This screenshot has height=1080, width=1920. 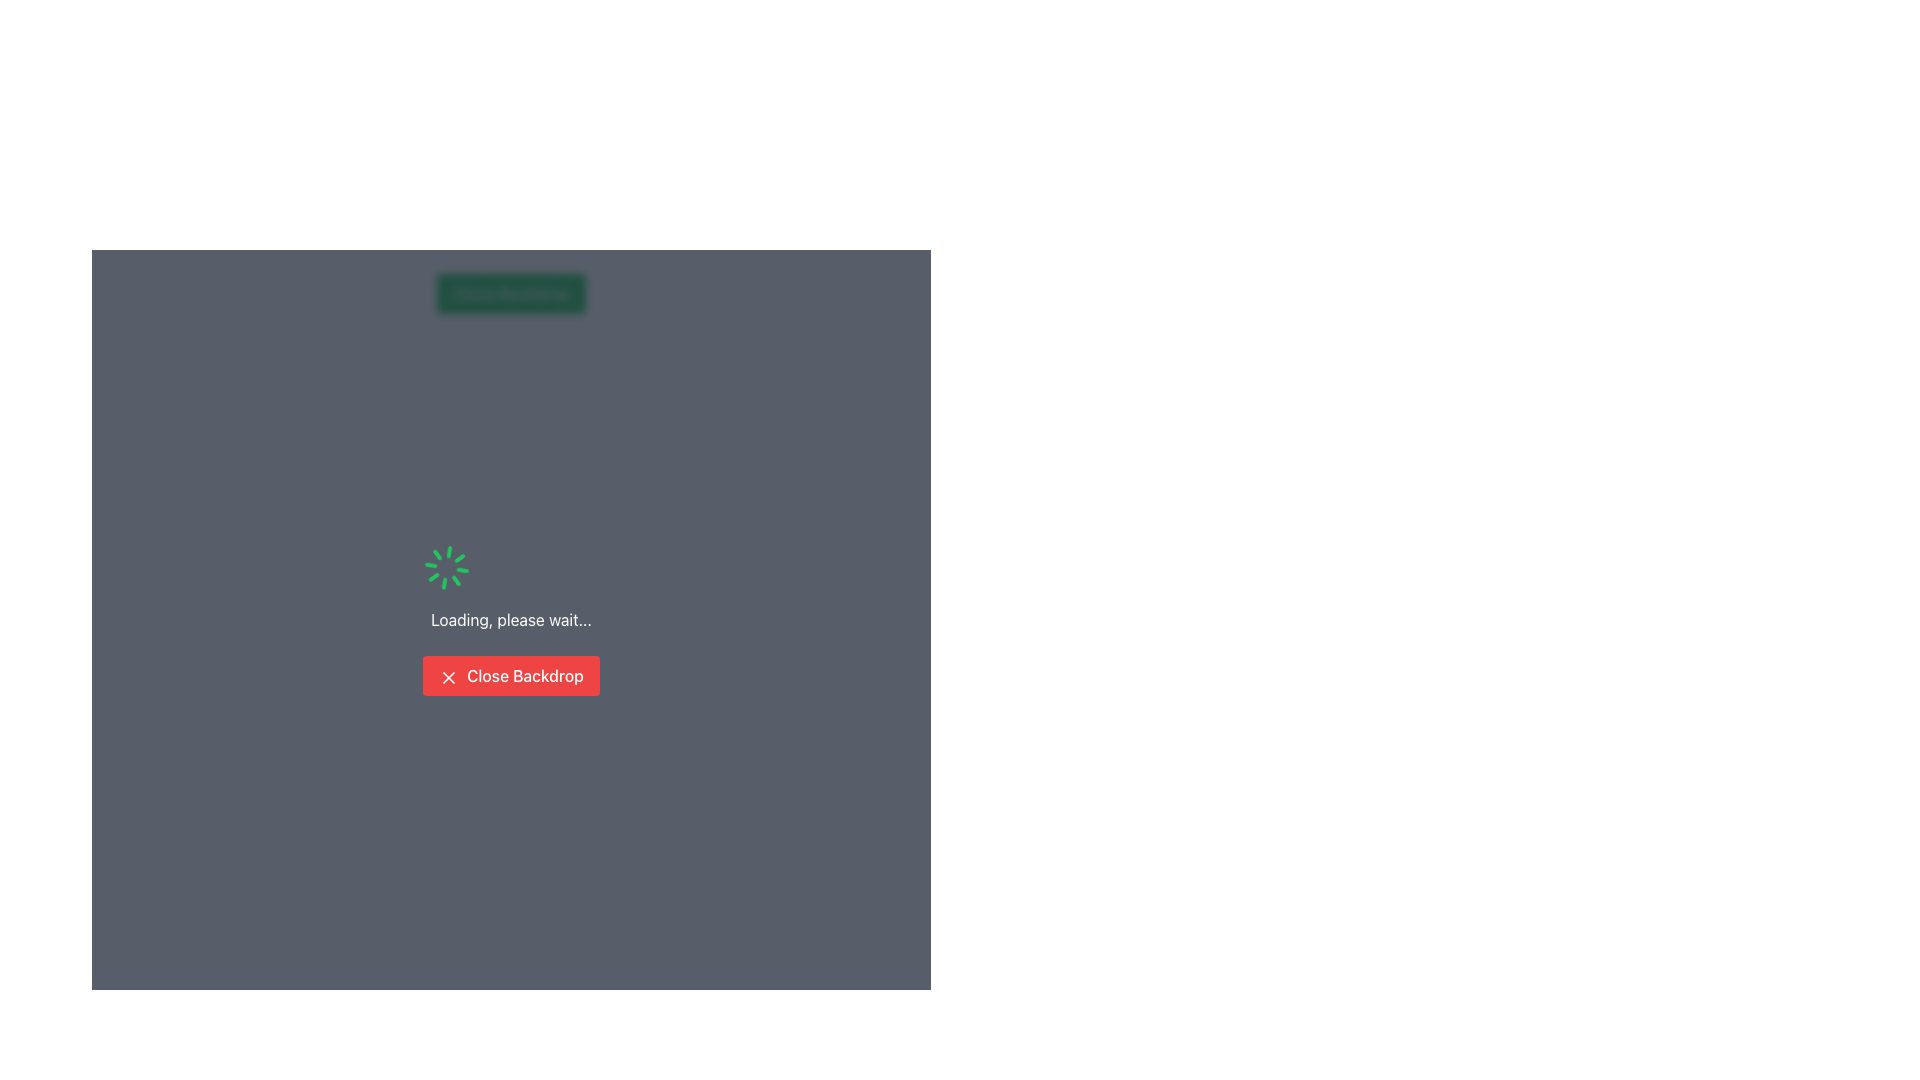 I want to click on the 'Close Backdrop' icon, which is located at the leftmost part of the button towards the bottom center of the interface, so click(x=448, y=676).